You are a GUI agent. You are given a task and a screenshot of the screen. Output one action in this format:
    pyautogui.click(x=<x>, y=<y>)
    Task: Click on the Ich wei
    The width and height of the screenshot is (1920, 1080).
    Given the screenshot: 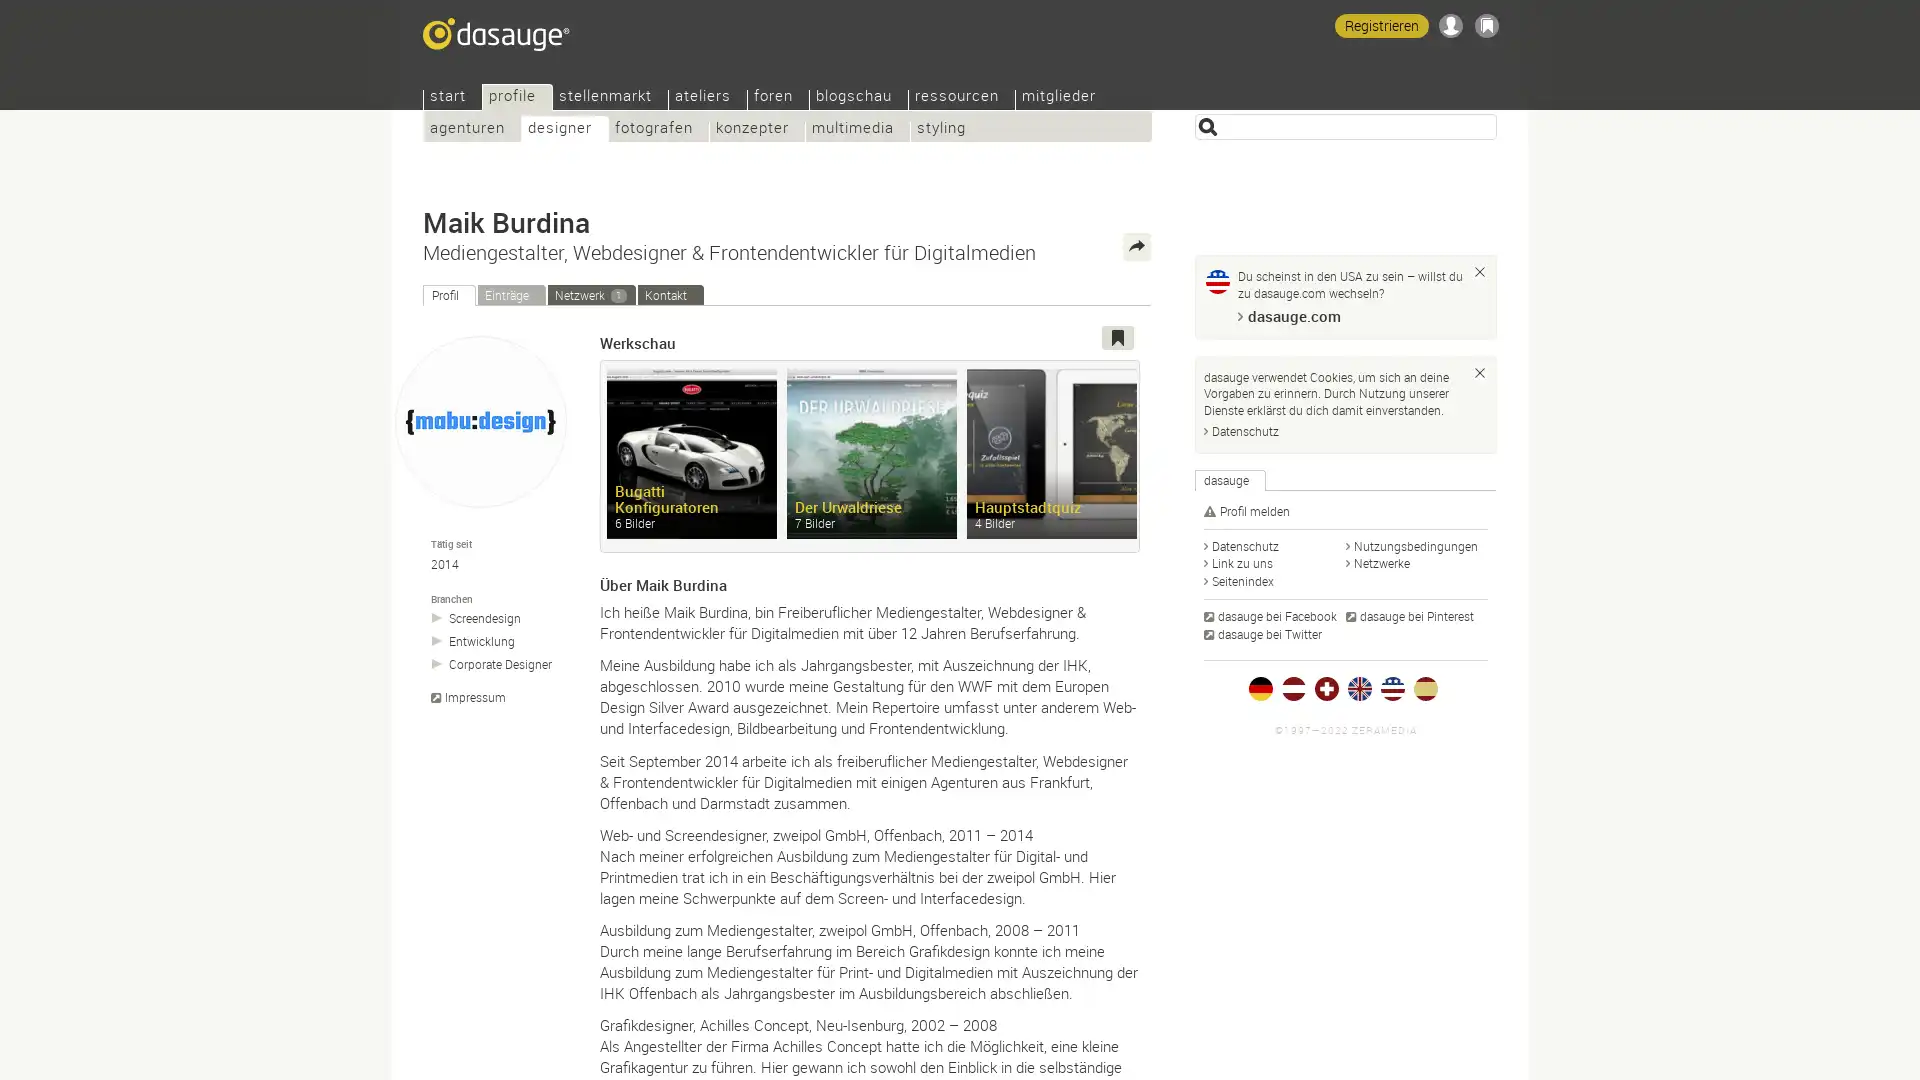 What is the action you would take?
    pyautogui.click(x=1479, y=371)
    